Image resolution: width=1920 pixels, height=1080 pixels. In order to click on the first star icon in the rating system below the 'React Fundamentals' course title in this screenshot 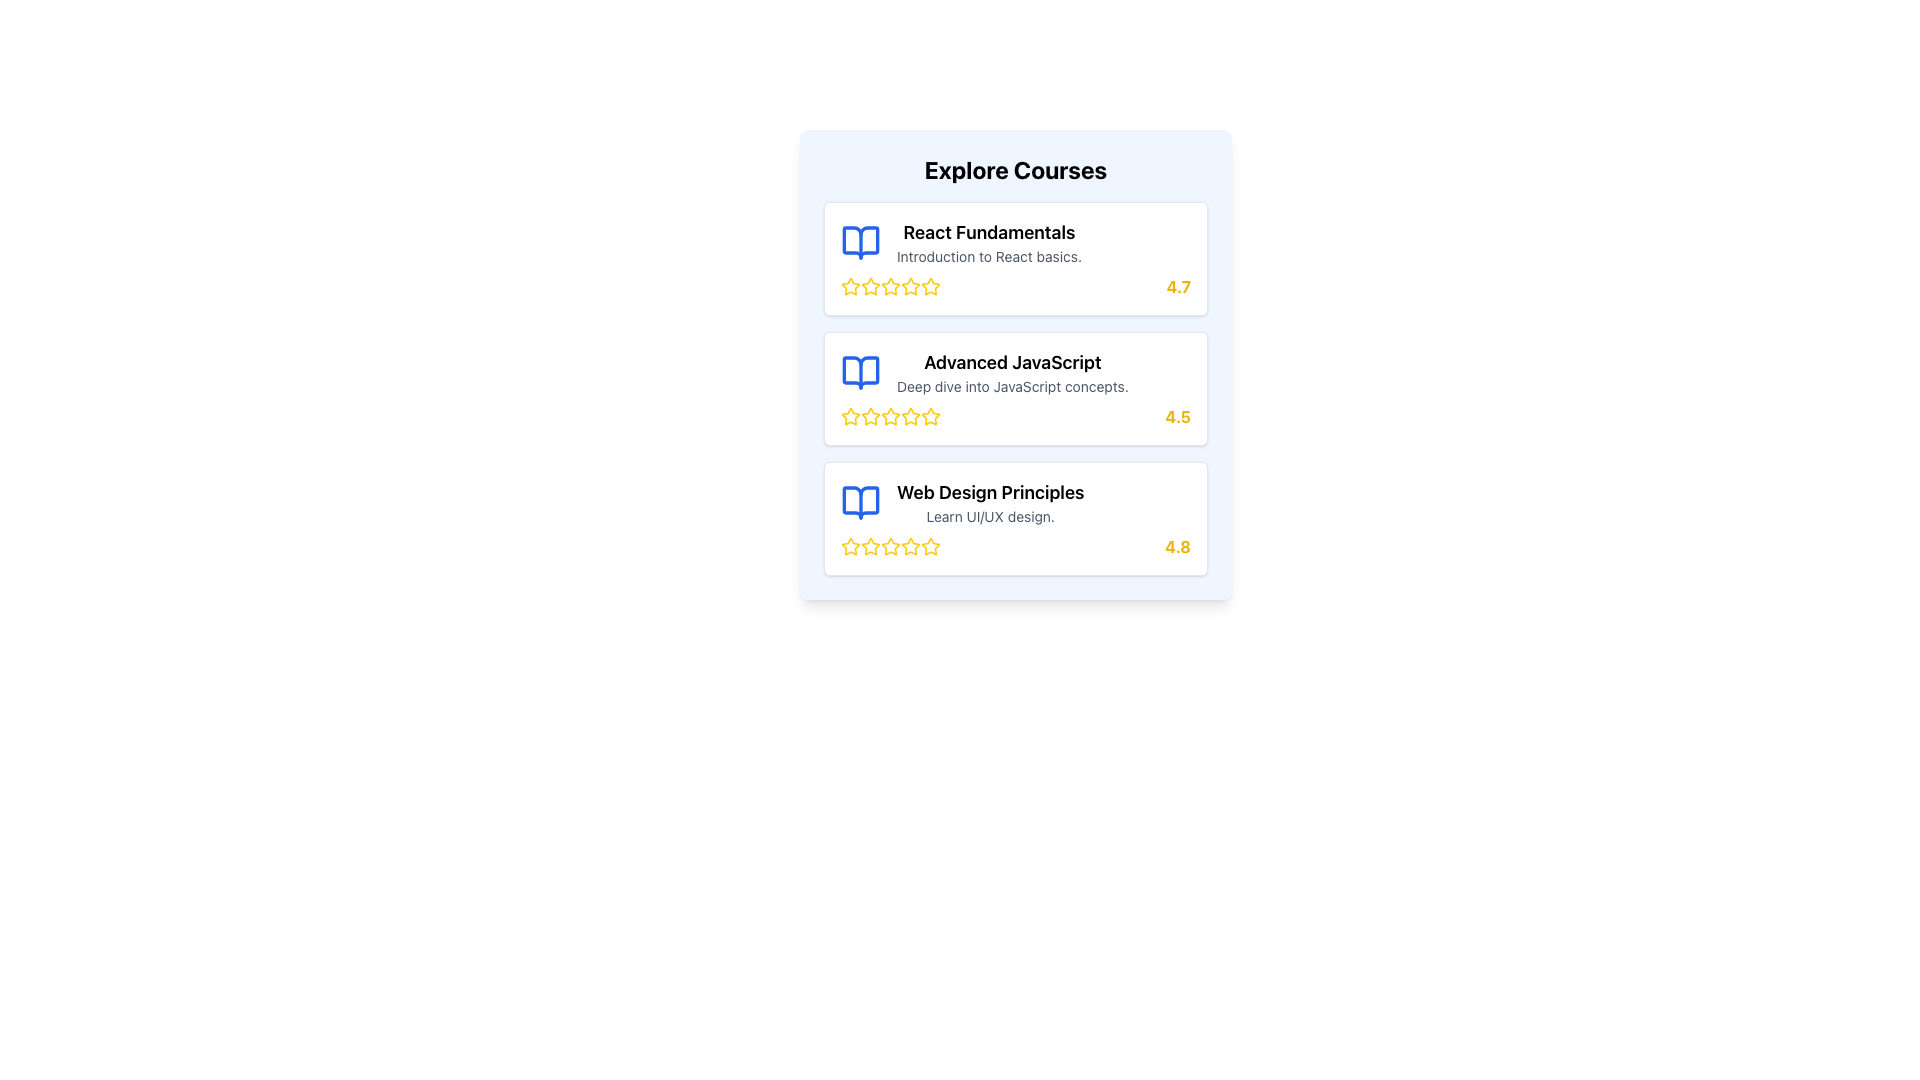, I will do `click(850, 286)`.